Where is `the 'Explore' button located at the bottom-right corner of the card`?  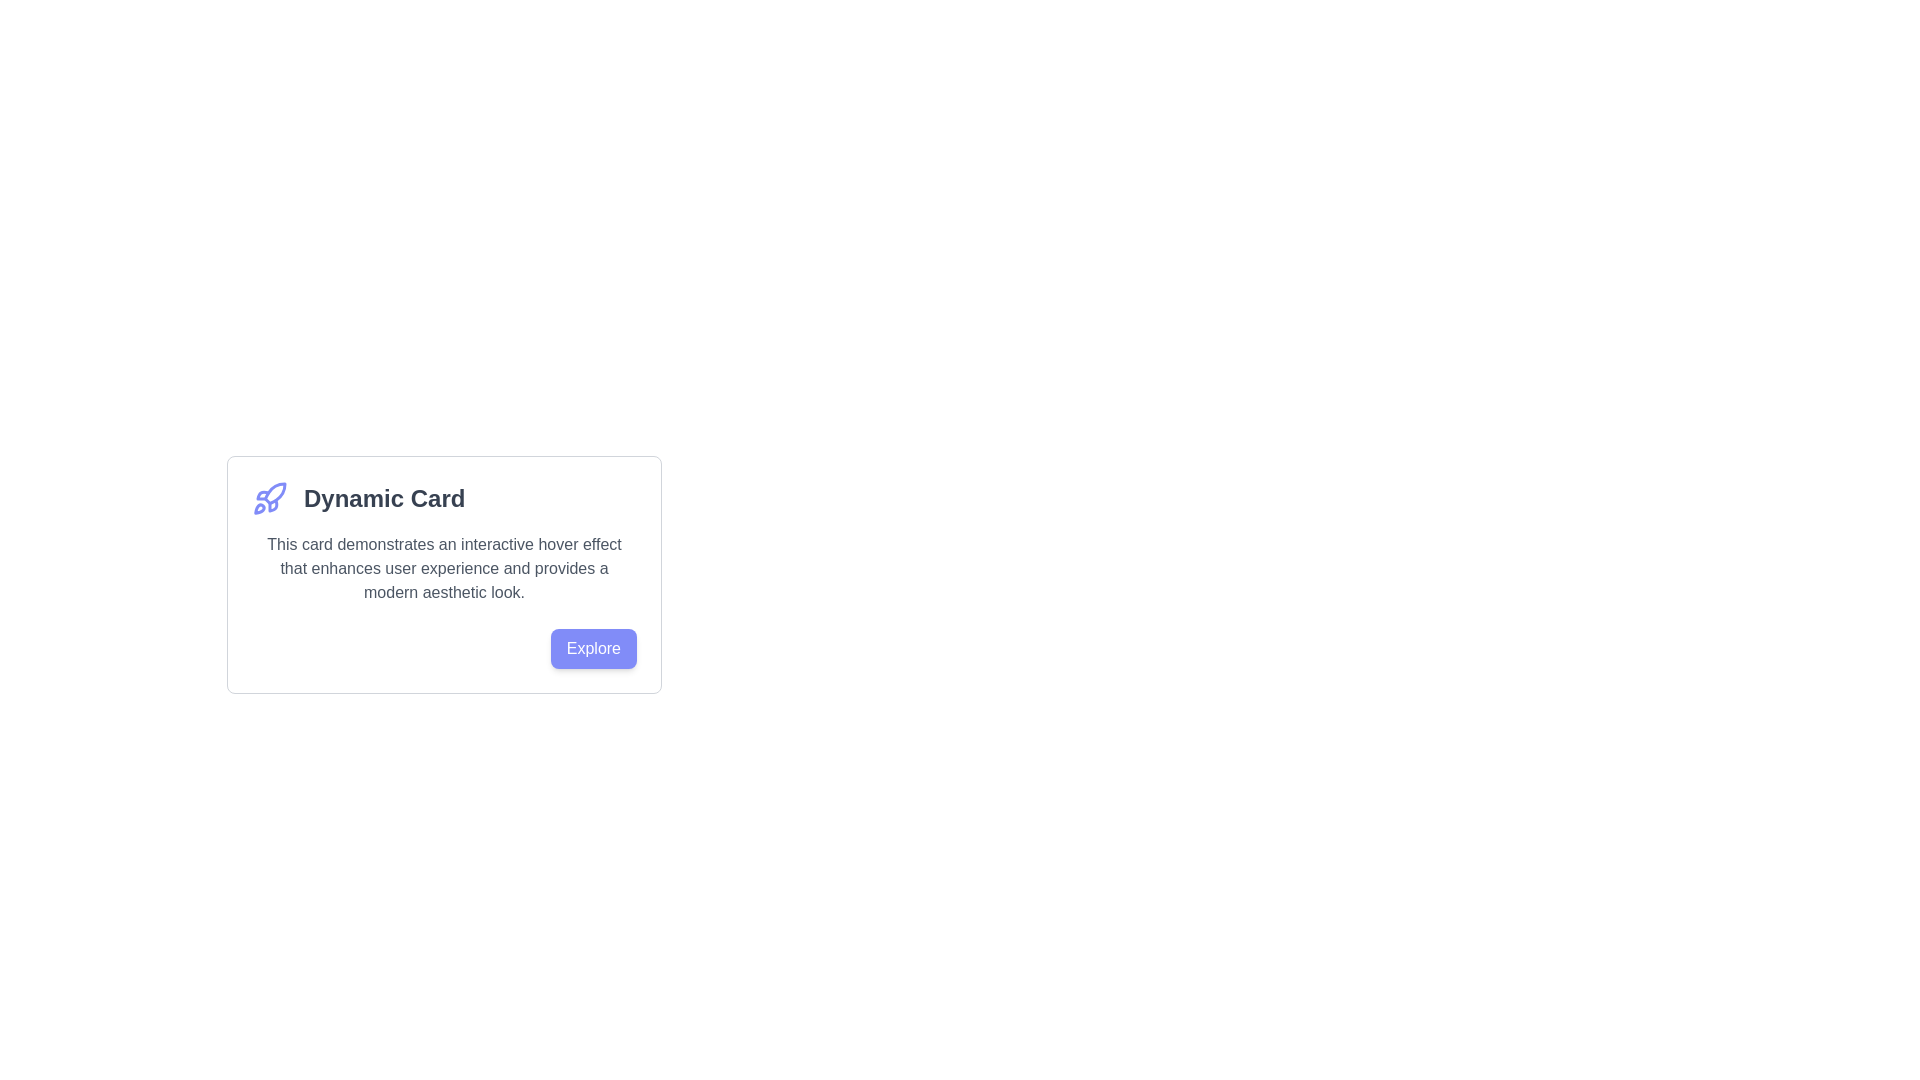 the 'Explore' button located at the bottom-right corner of the card is located at coordinates (592, 648).